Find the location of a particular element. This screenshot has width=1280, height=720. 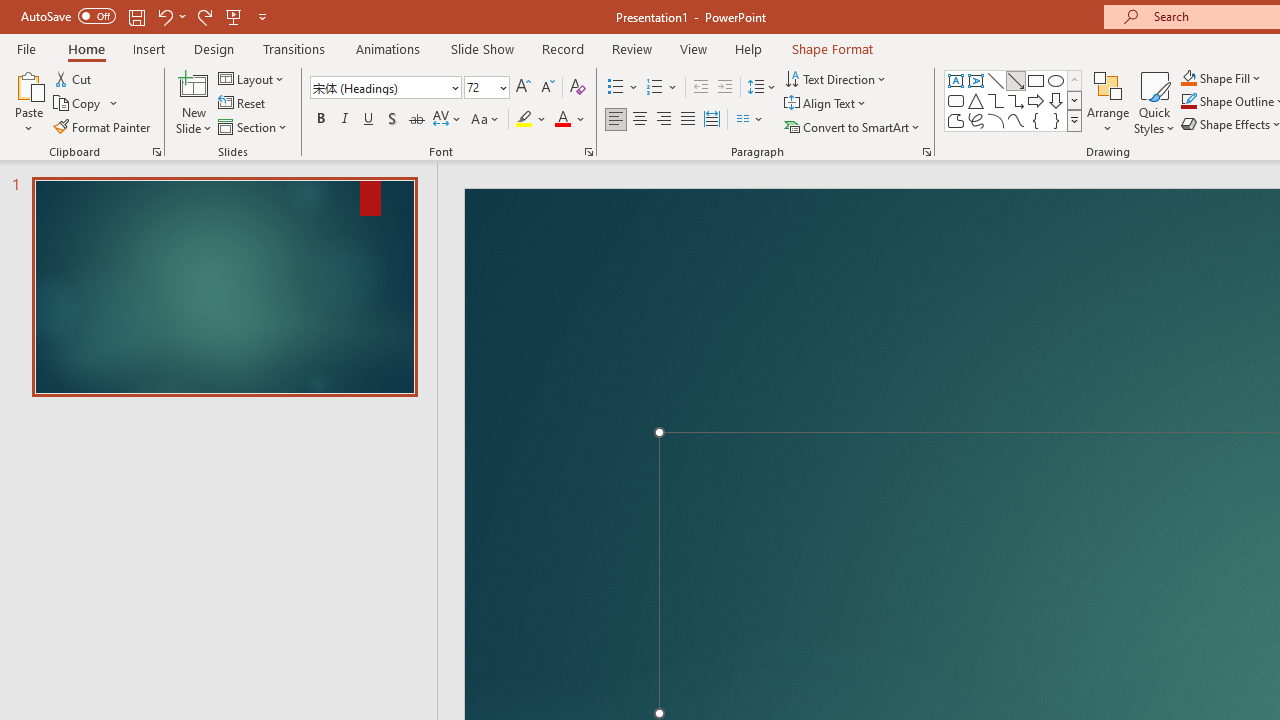

'Font' is located at coordinates (385, 86).